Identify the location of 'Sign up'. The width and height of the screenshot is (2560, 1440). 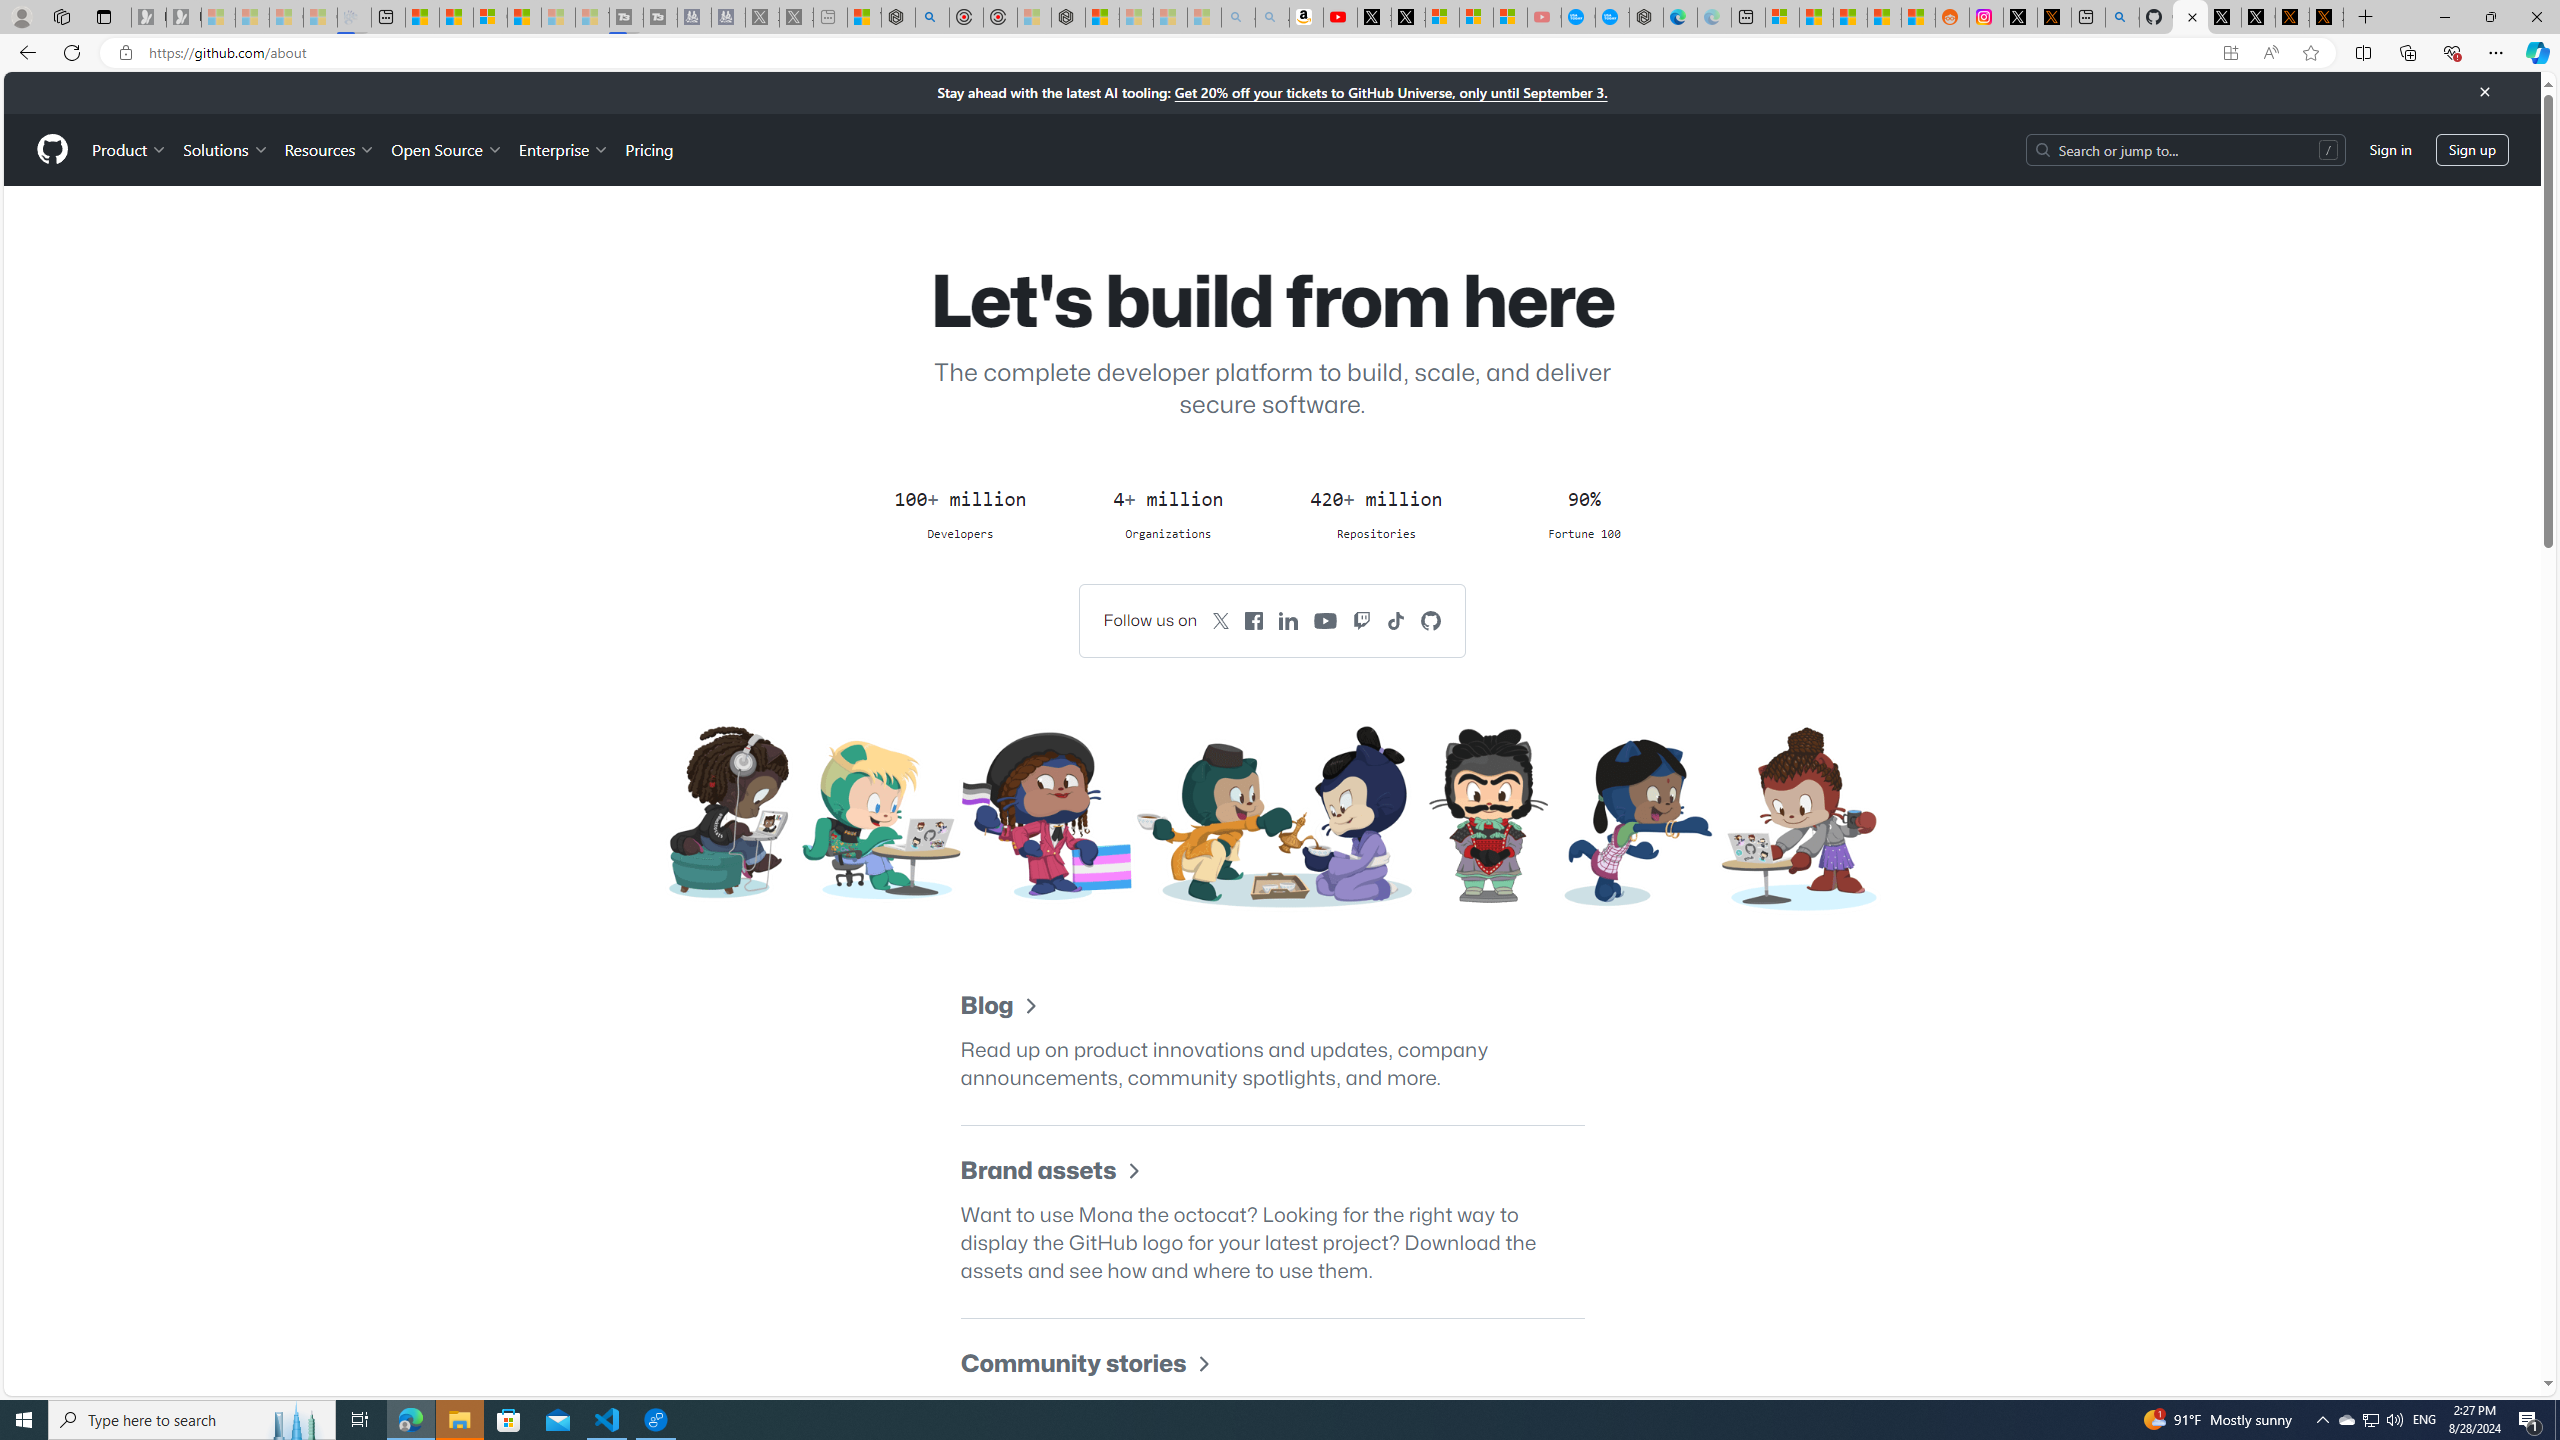
(2471, 149).